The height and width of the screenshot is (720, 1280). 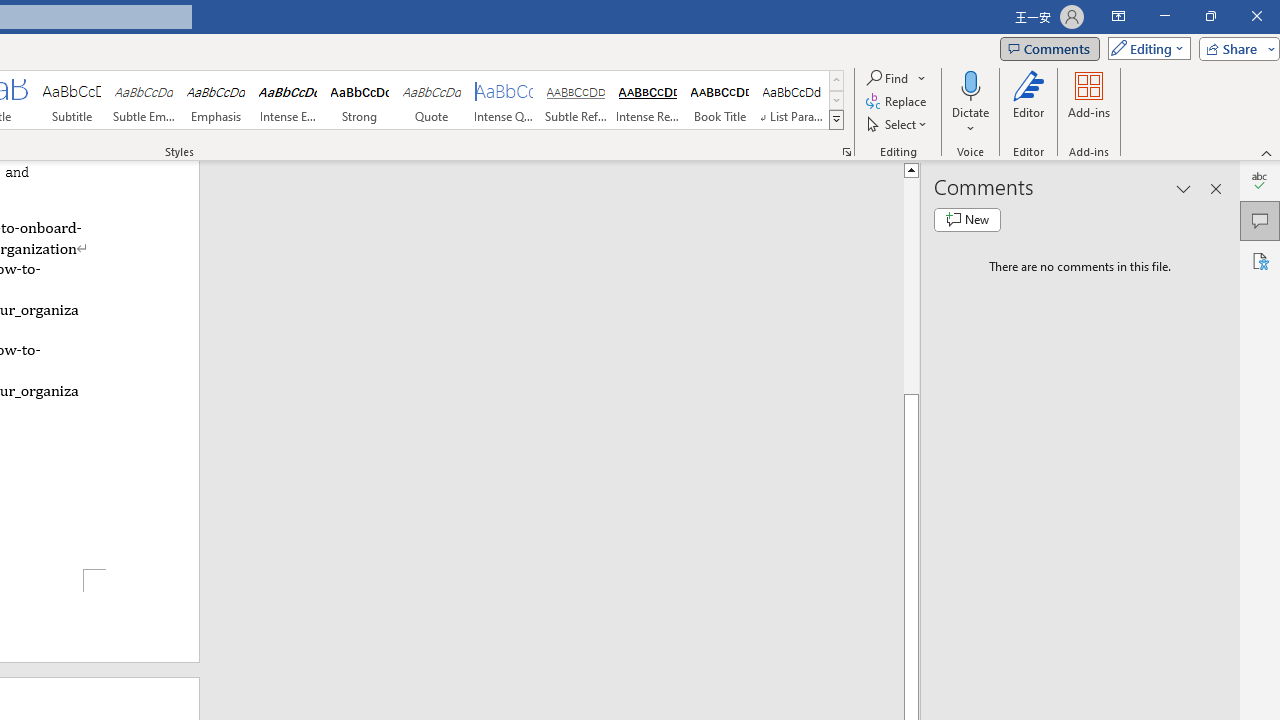 What do you see at coordinates (897, 124) in the screenshot?
I see `'Select'` at bounding box center [897, 124].